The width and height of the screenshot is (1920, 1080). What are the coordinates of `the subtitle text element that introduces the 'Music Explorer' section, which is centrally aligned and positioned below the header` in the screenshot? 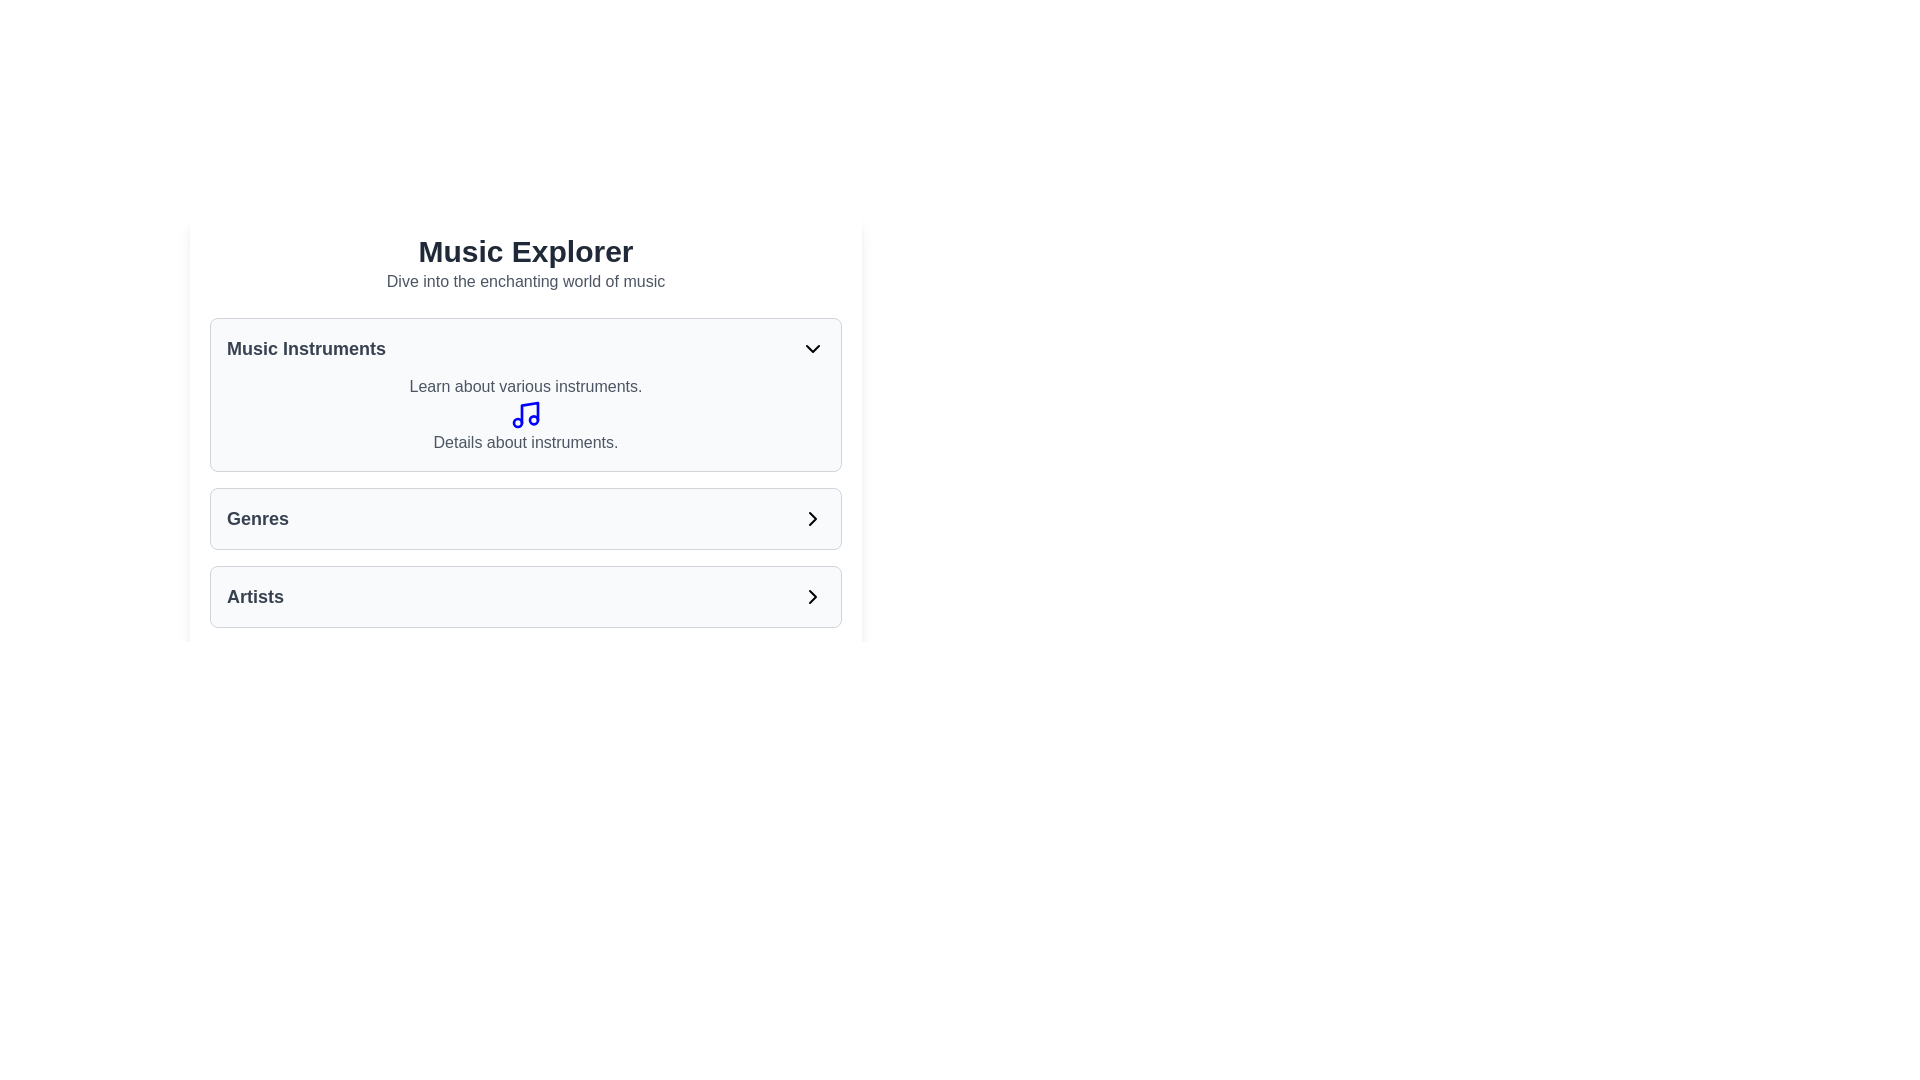 It's located at (526, 281).